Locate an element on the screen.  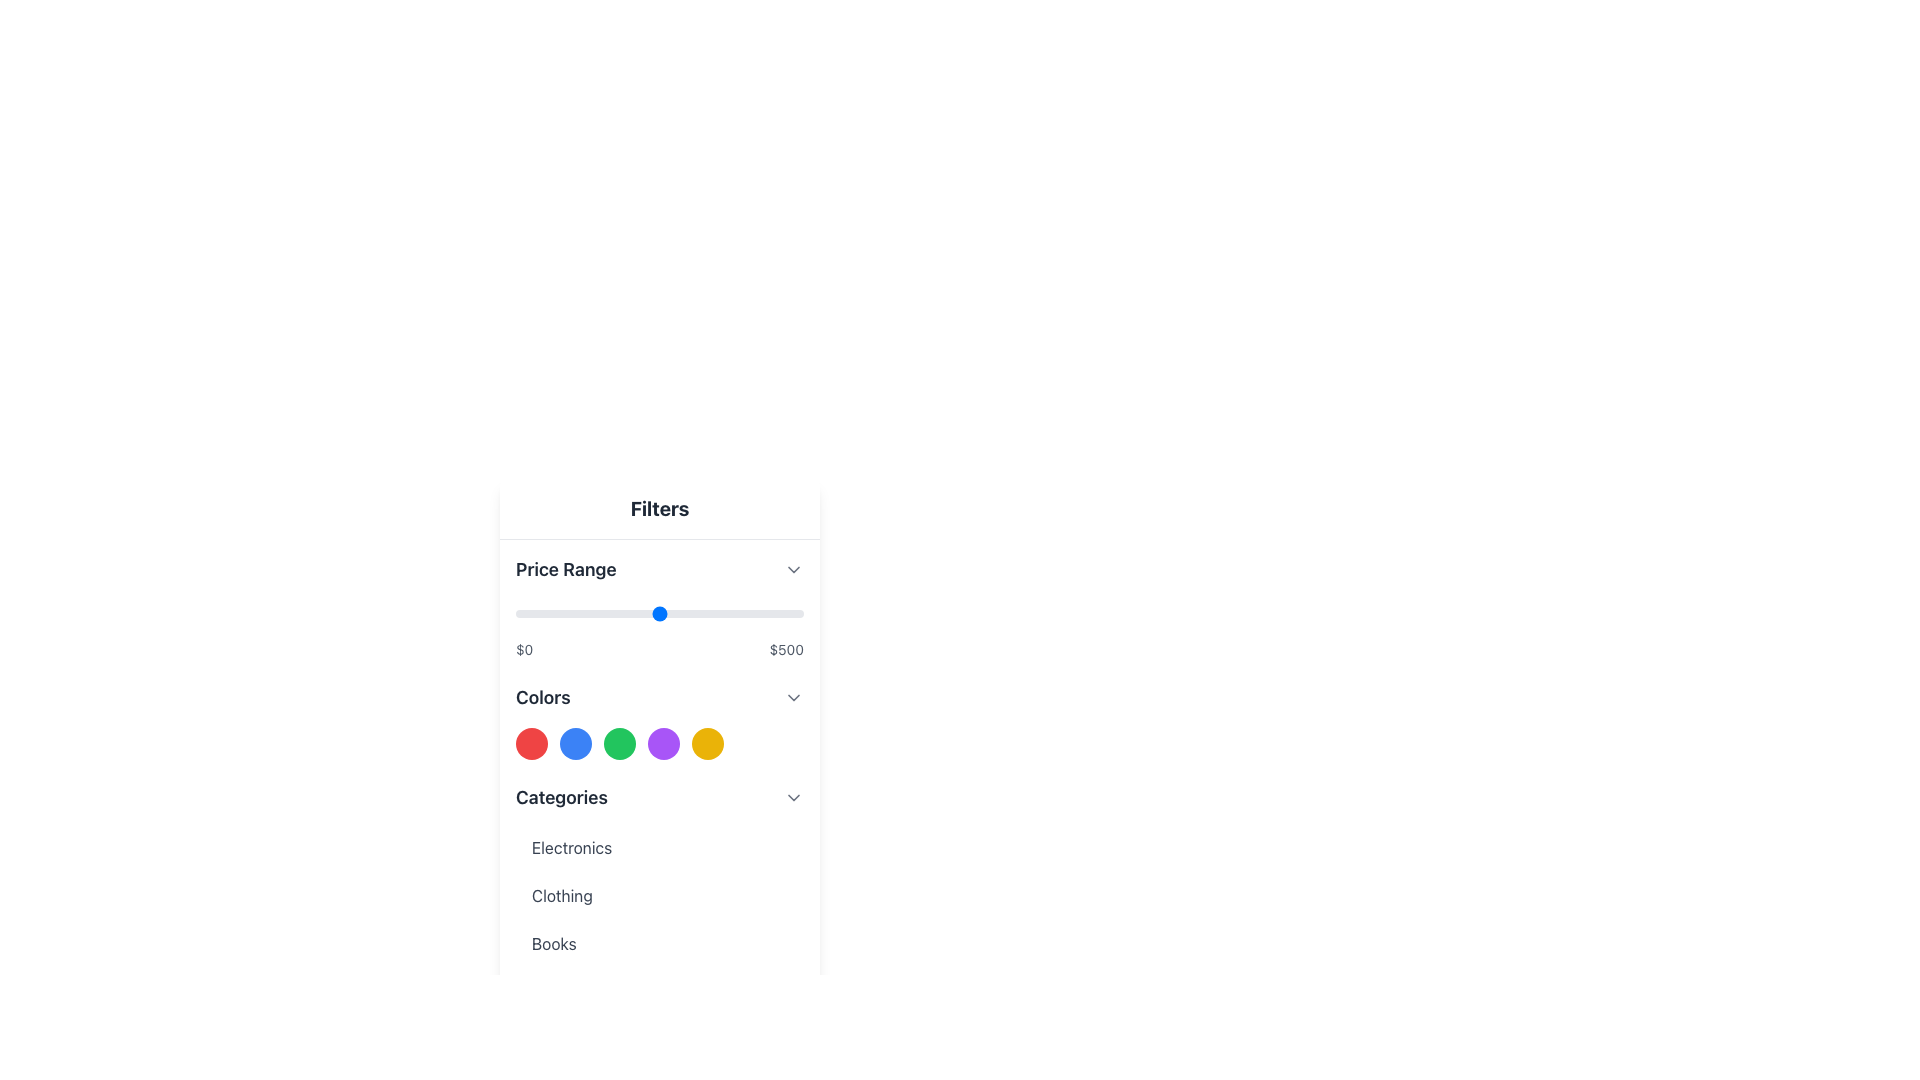
the slider is located at coordinates (689, 612).